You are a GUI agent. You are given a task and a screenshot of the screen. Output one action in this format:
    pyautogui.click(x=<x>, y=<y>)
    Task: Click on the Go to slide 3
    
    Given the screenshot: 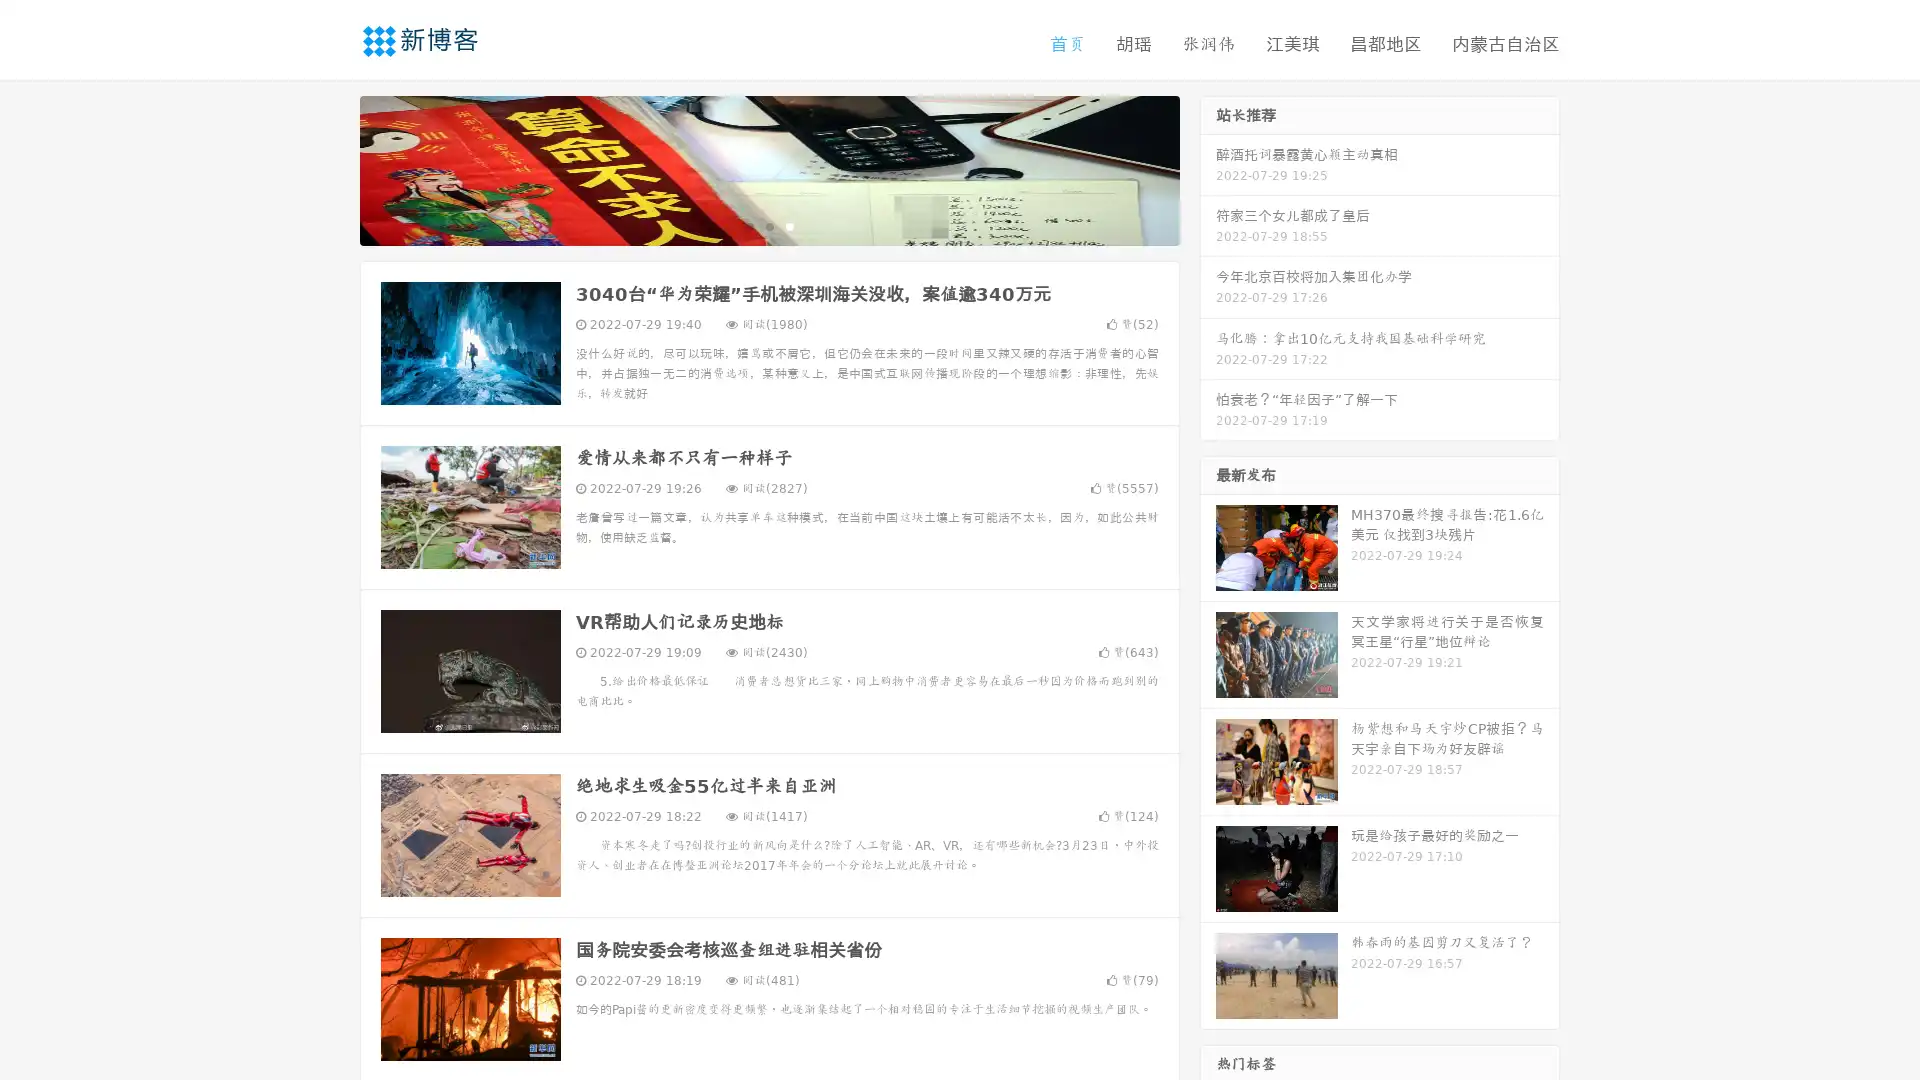 What is the action you would take?
    pyautogui.click(x=789, y=225)
    